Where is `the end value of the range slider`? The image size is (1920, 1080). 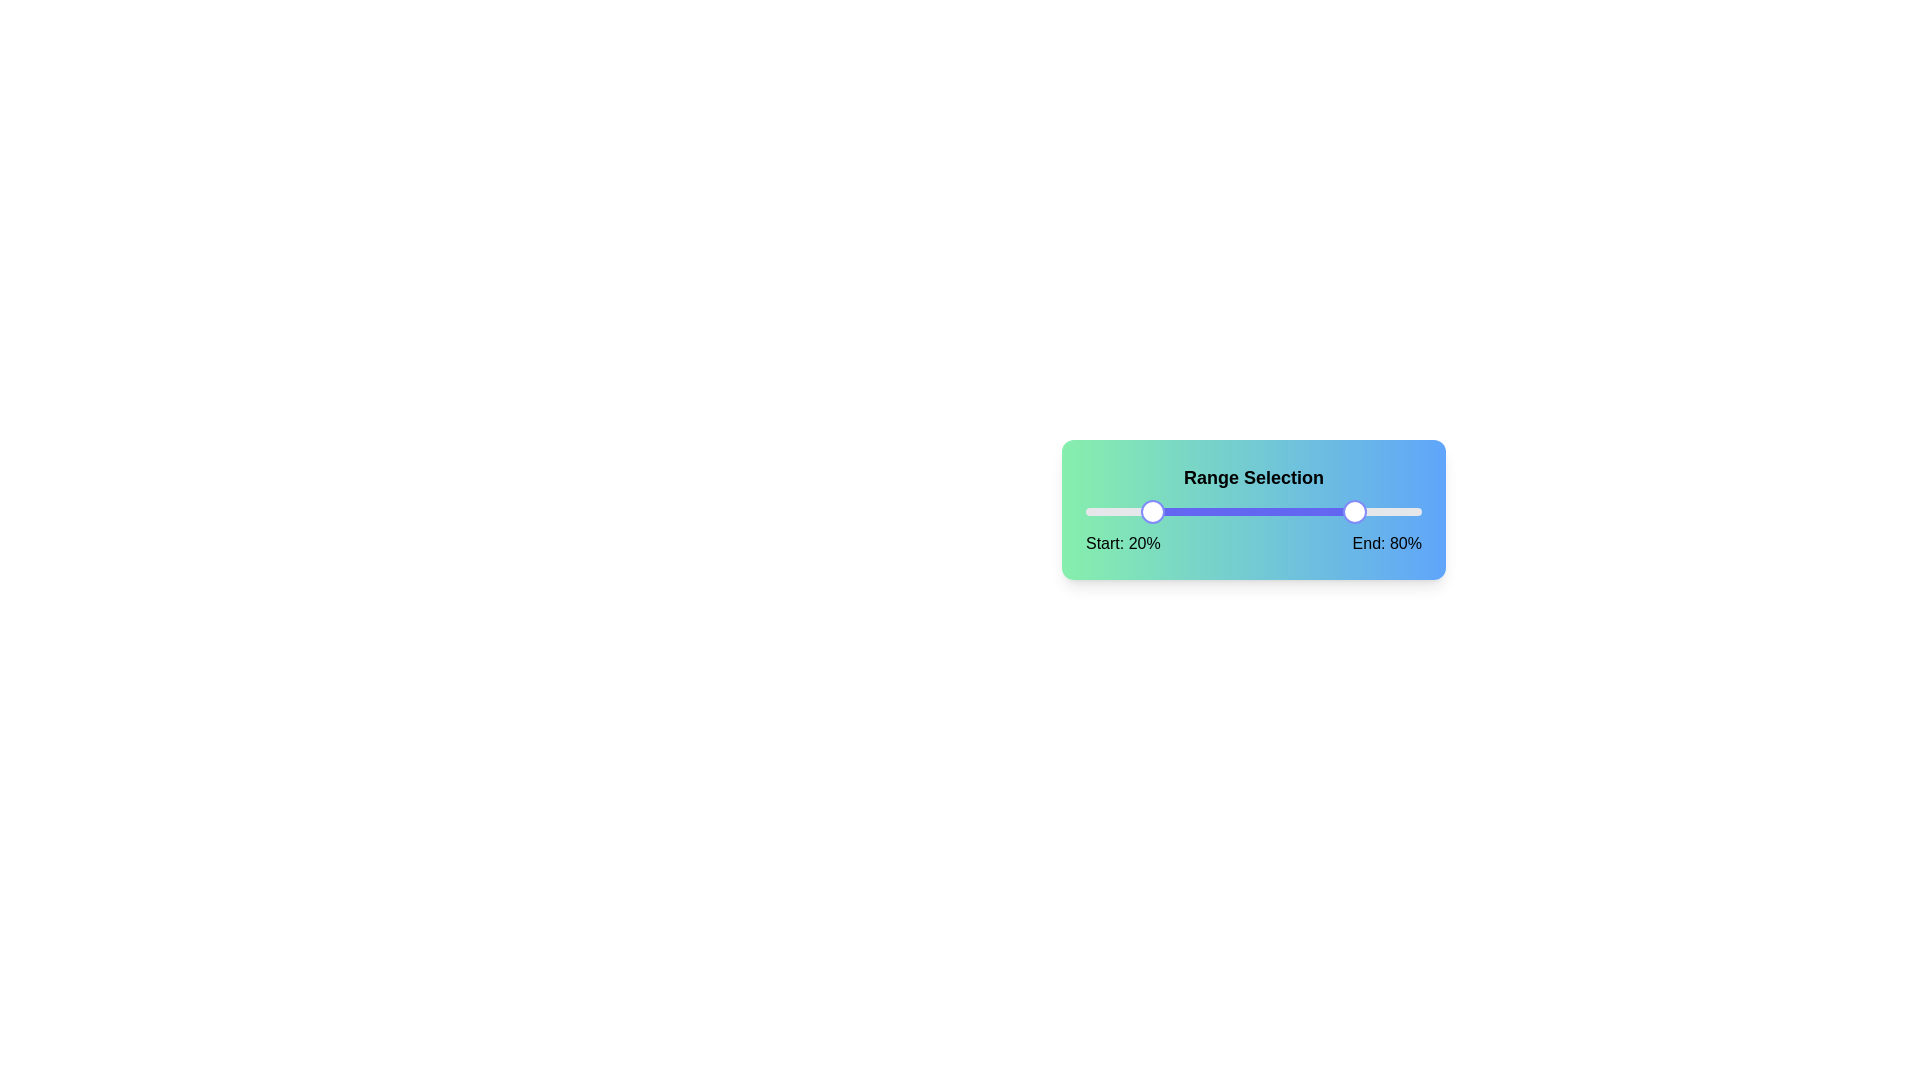
the end value of the range slider is located at coordinates (1273, 511).